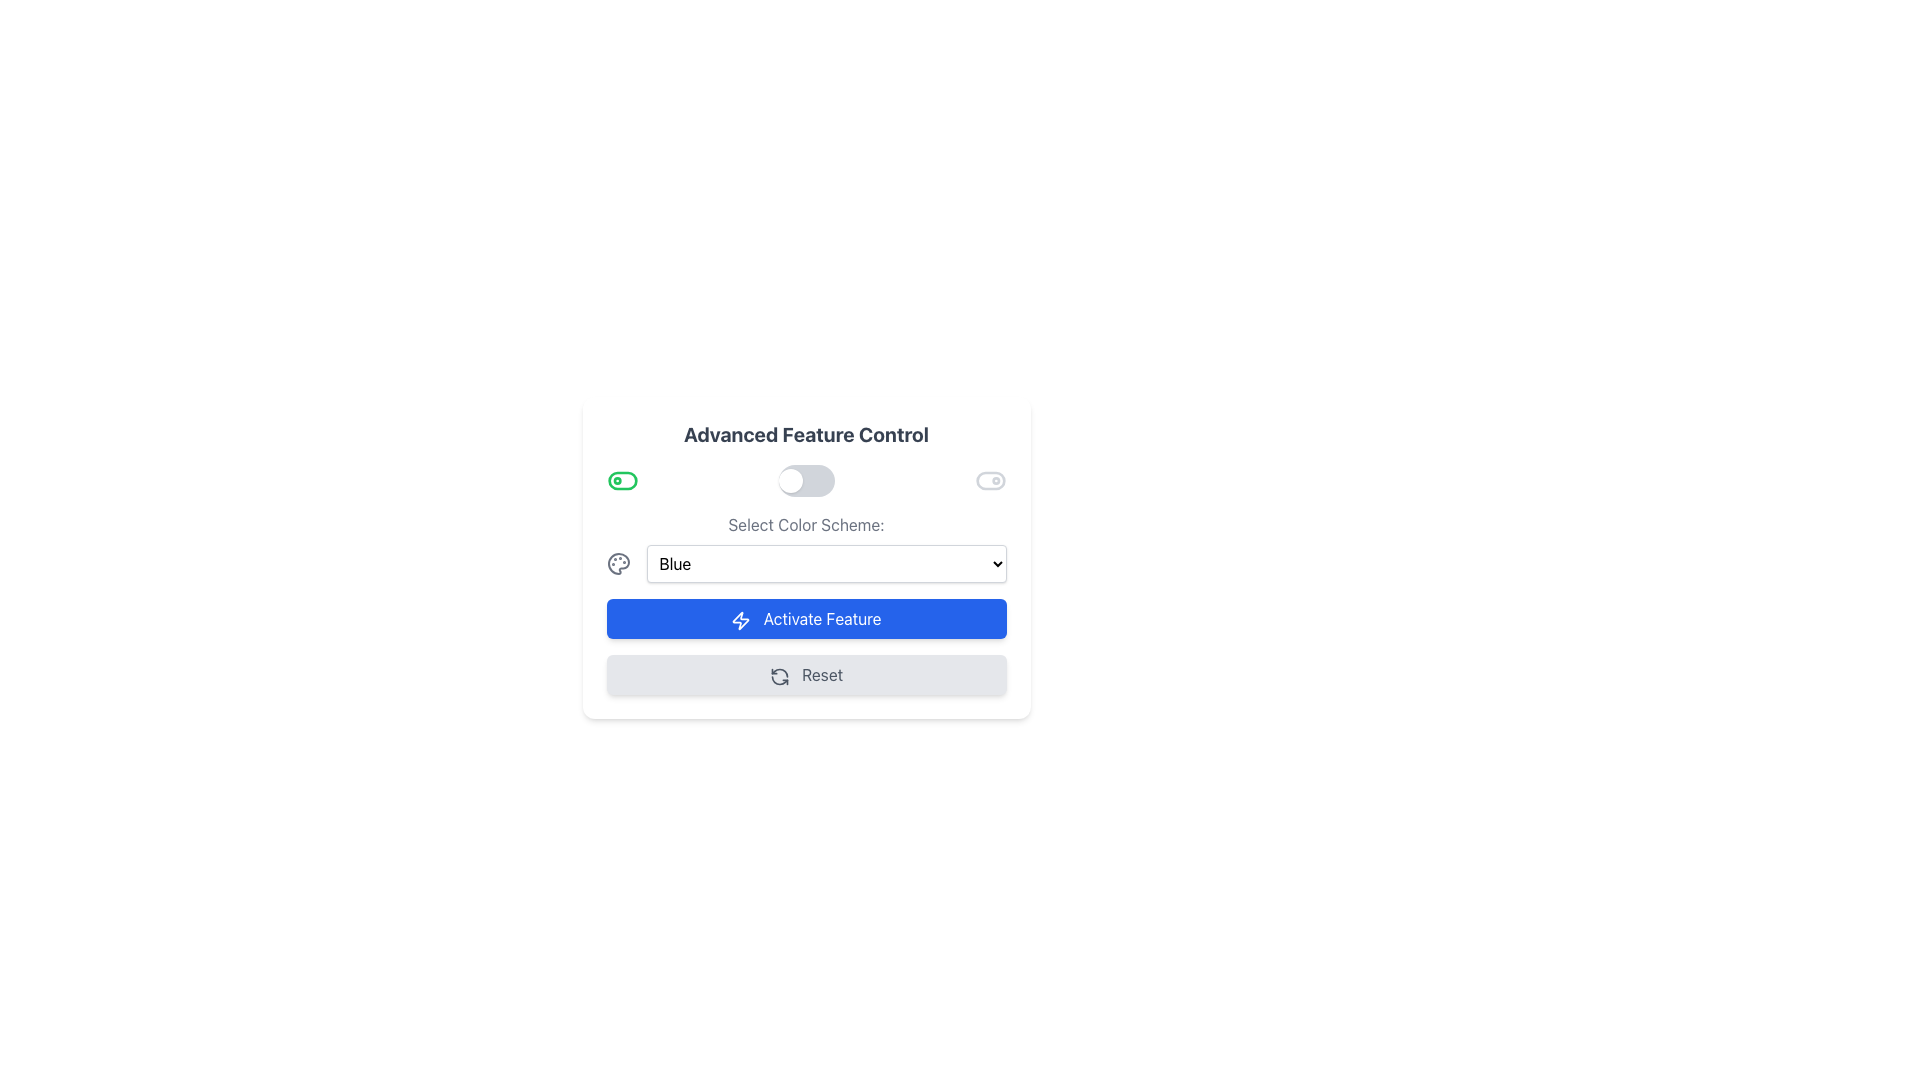 Image resolution: width=1920 pixels, height=1080 pixels. Describe the element at coordinates (621, 481) in the screenshot. I see `the green pill-shaped toggle switch located in the 'Advanced Feature Control' section, specifically the leftmost part of the control panel` at that location.